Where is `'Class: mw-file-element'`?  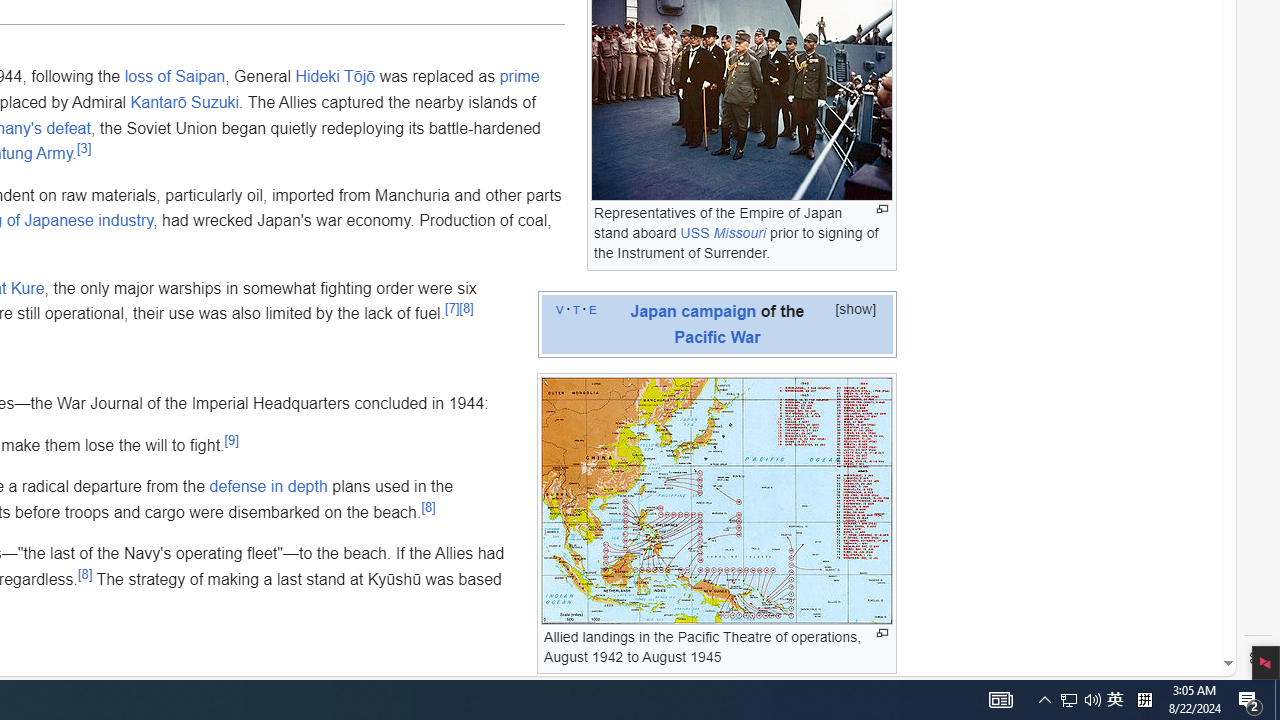 'Class: mw-file-element' is located at coordinates (717, 499).